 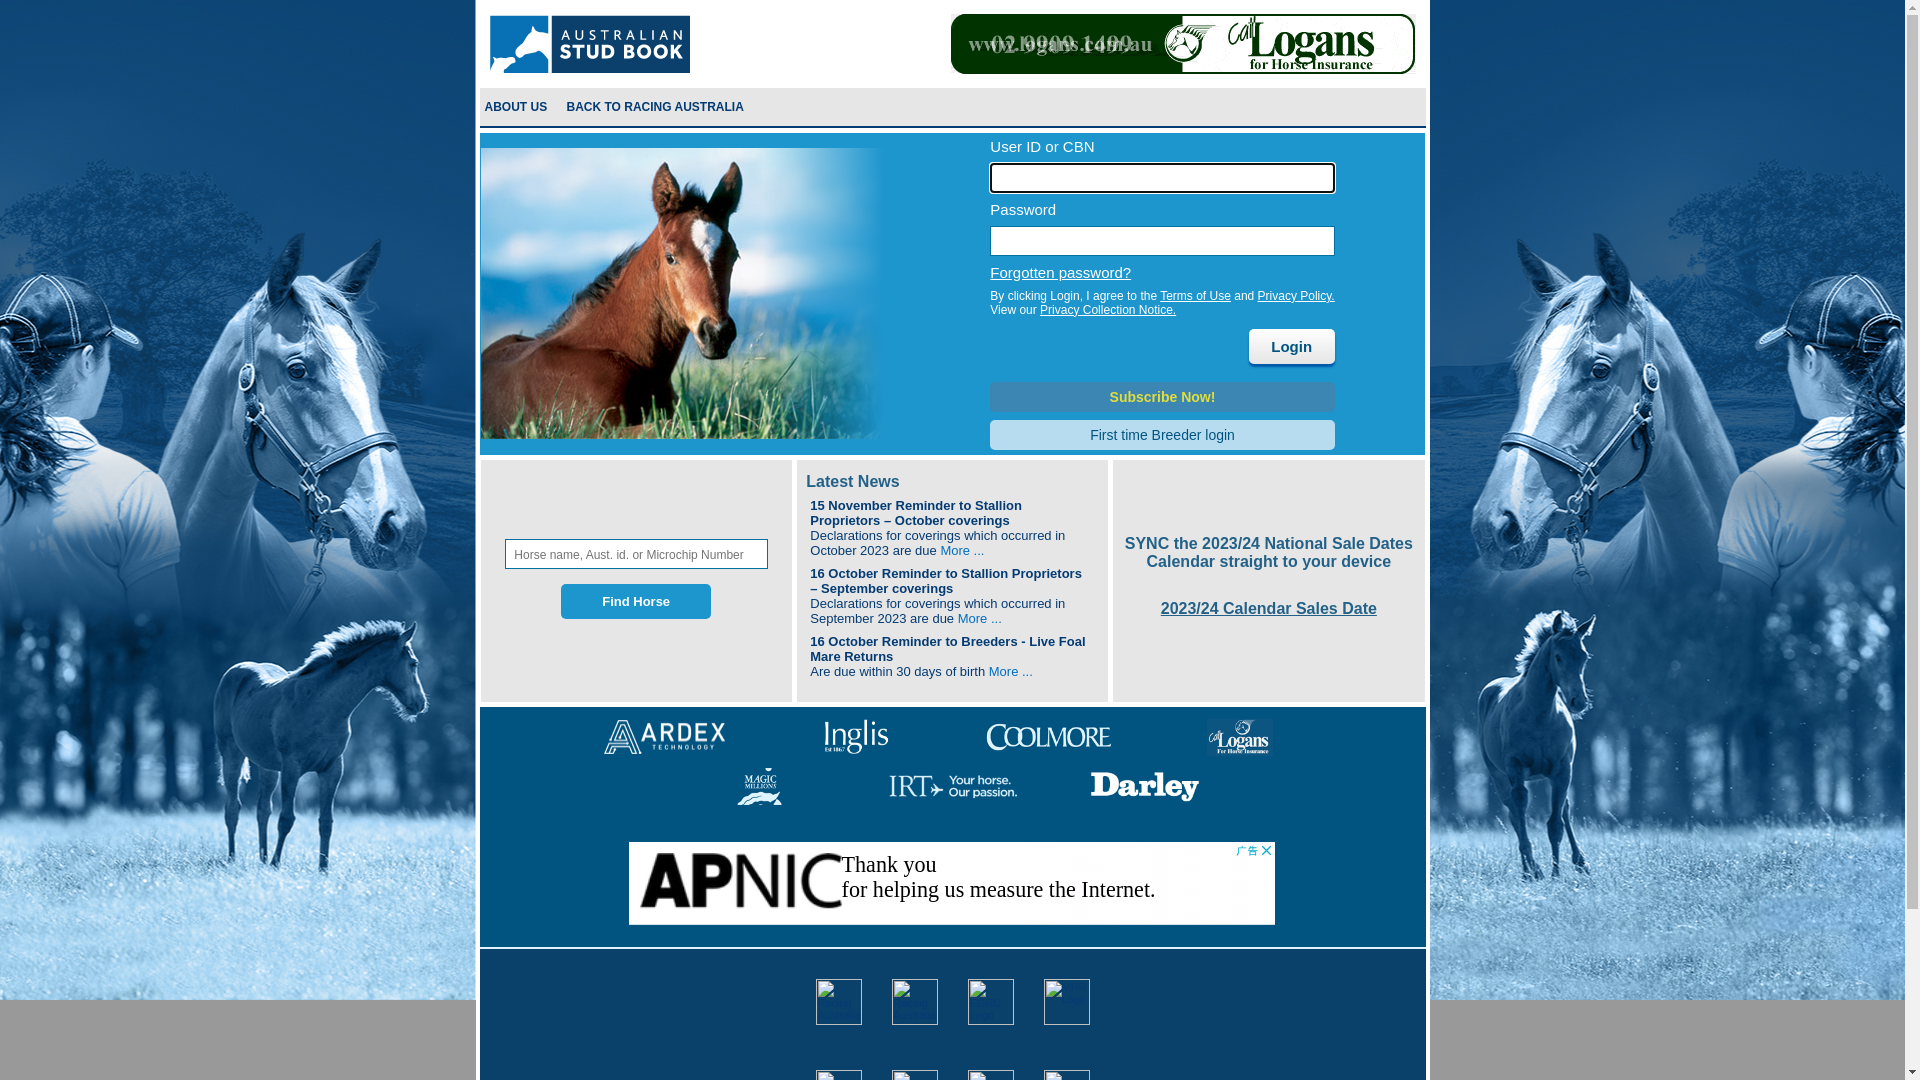 I want to click on 'Login', so click(x=1291, y=345).